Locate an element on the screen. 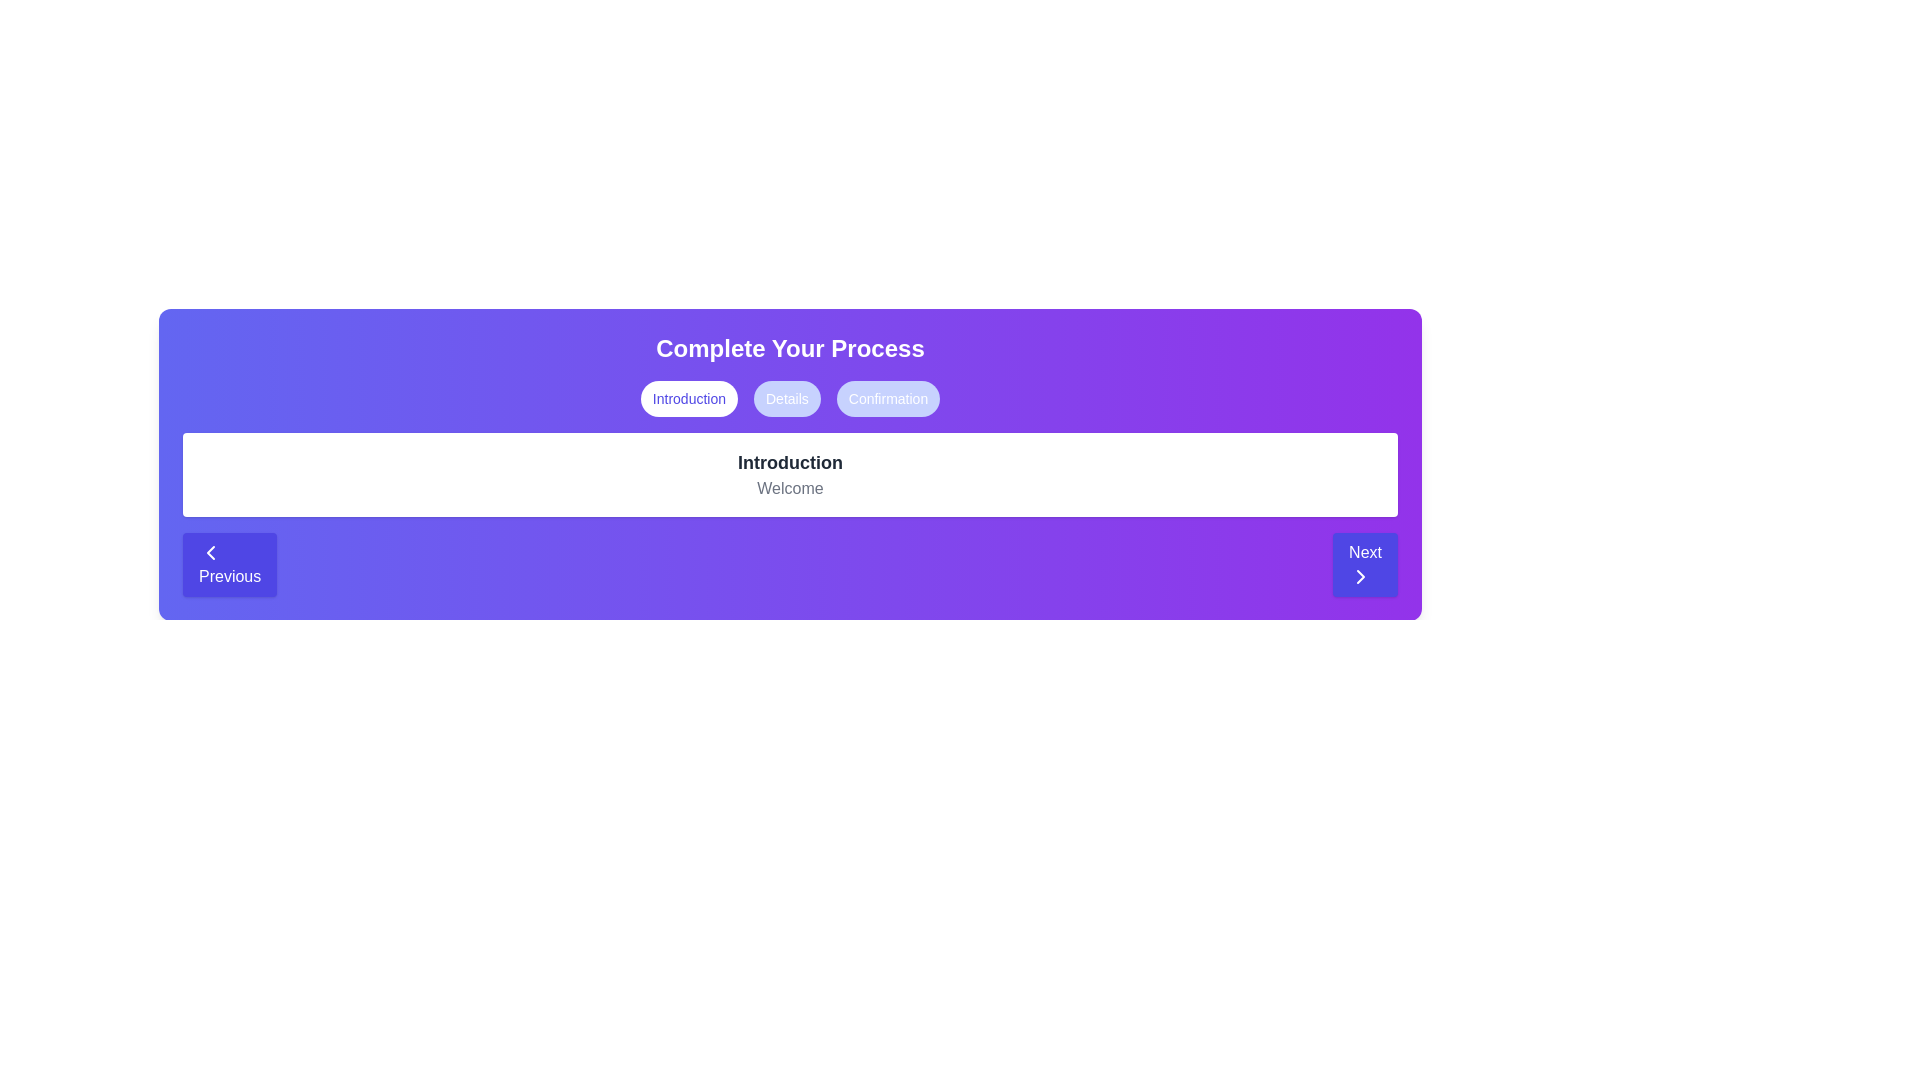 The height and width of the screenshot is (1080, 1920). the small left-arrow icon, which is part of the 'Previous' button located in the bottom-left corner of the interface is located at coordinates (211, 552).